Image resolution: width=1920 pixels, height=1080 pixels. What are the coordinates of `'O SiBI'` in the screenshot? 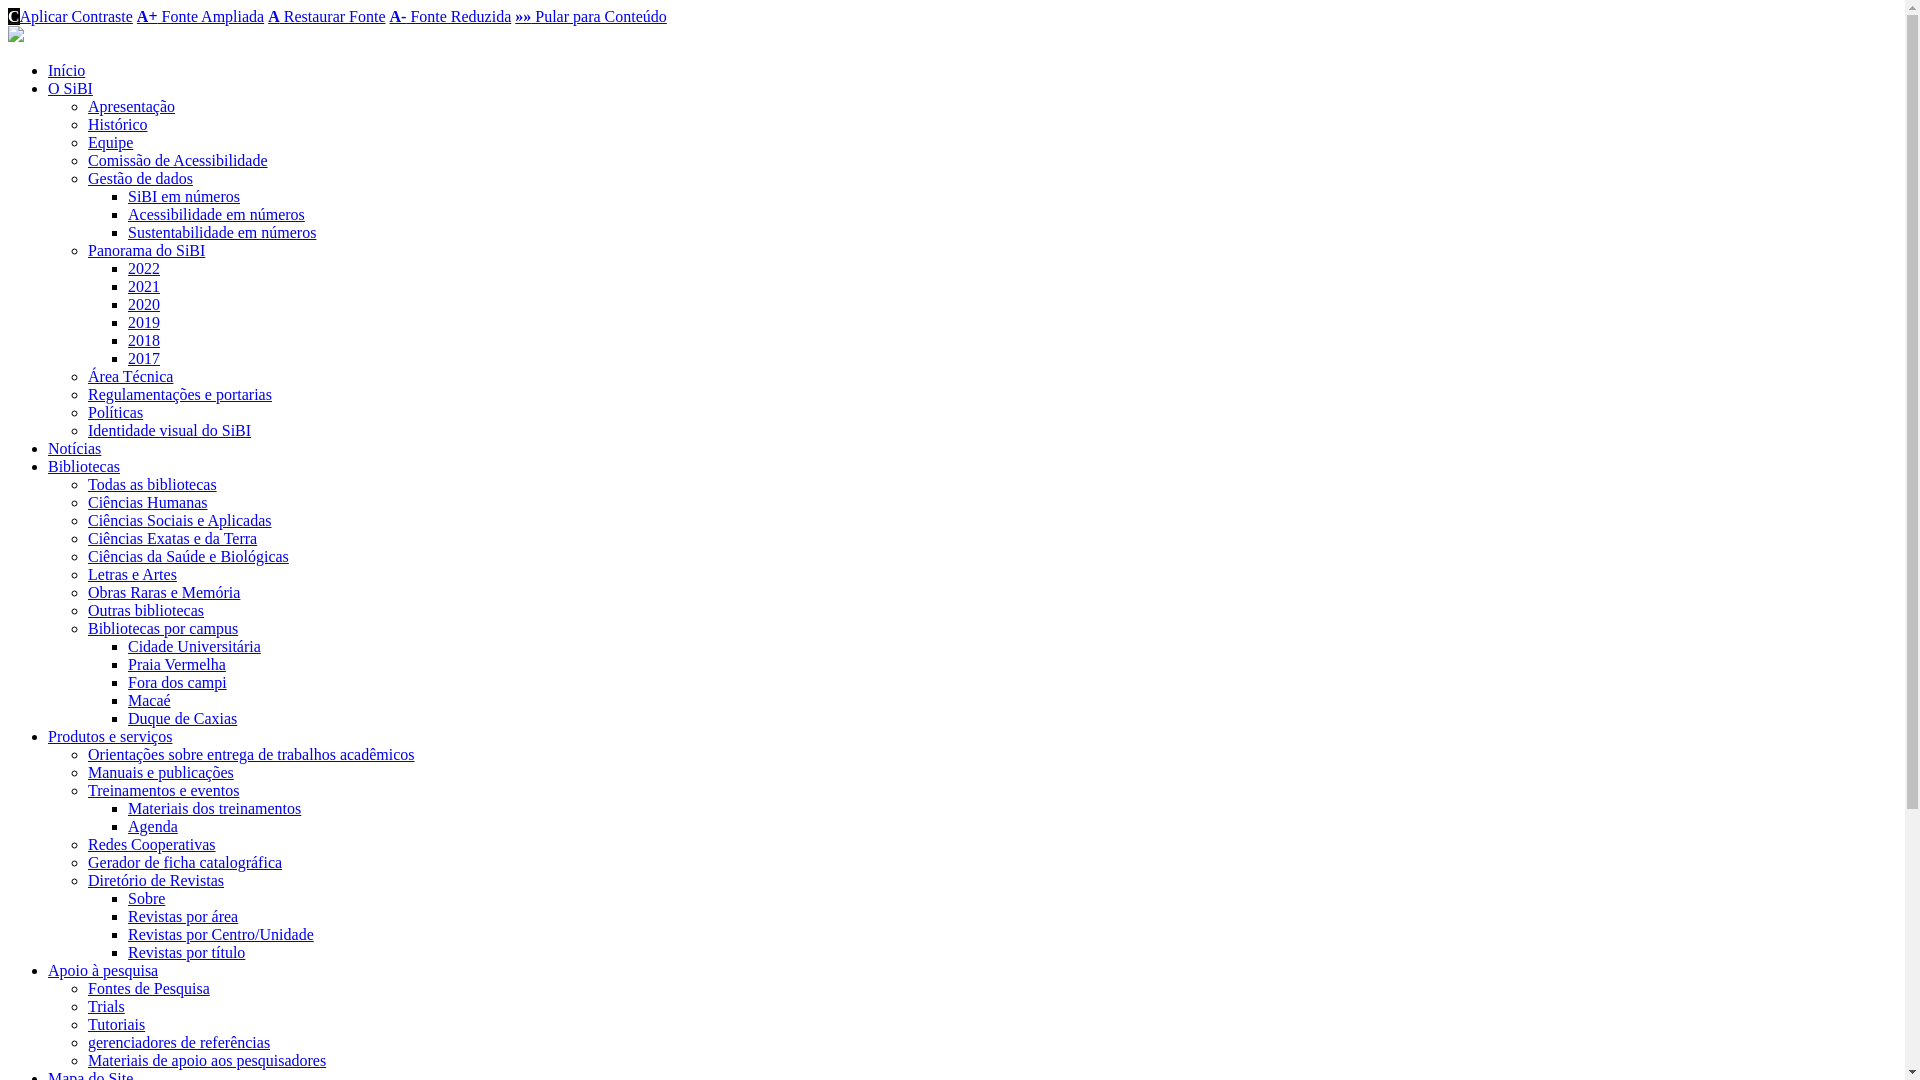 It's located at (70, 87).